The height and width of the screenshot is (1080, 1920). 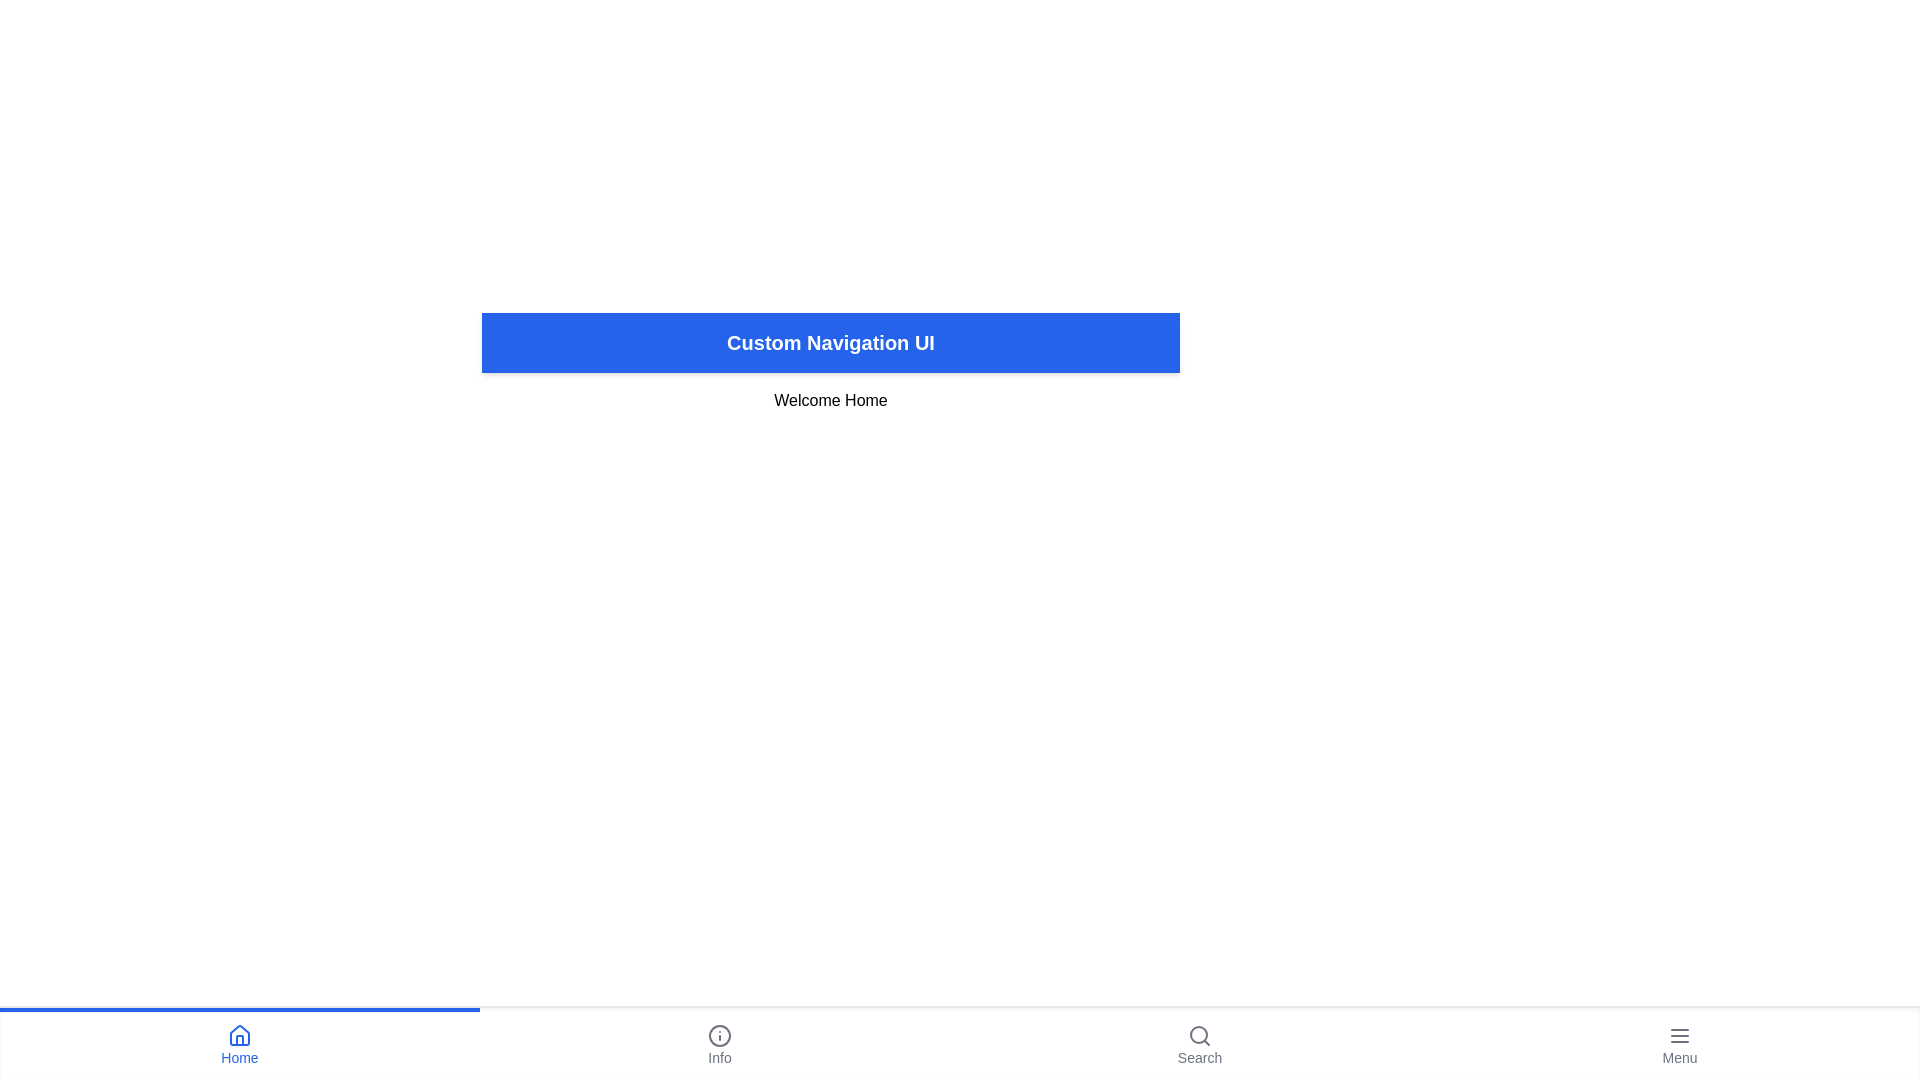 I want to click on the magnifying glass icon in the bottom navigation bar, so click(x=1200, y=1035).